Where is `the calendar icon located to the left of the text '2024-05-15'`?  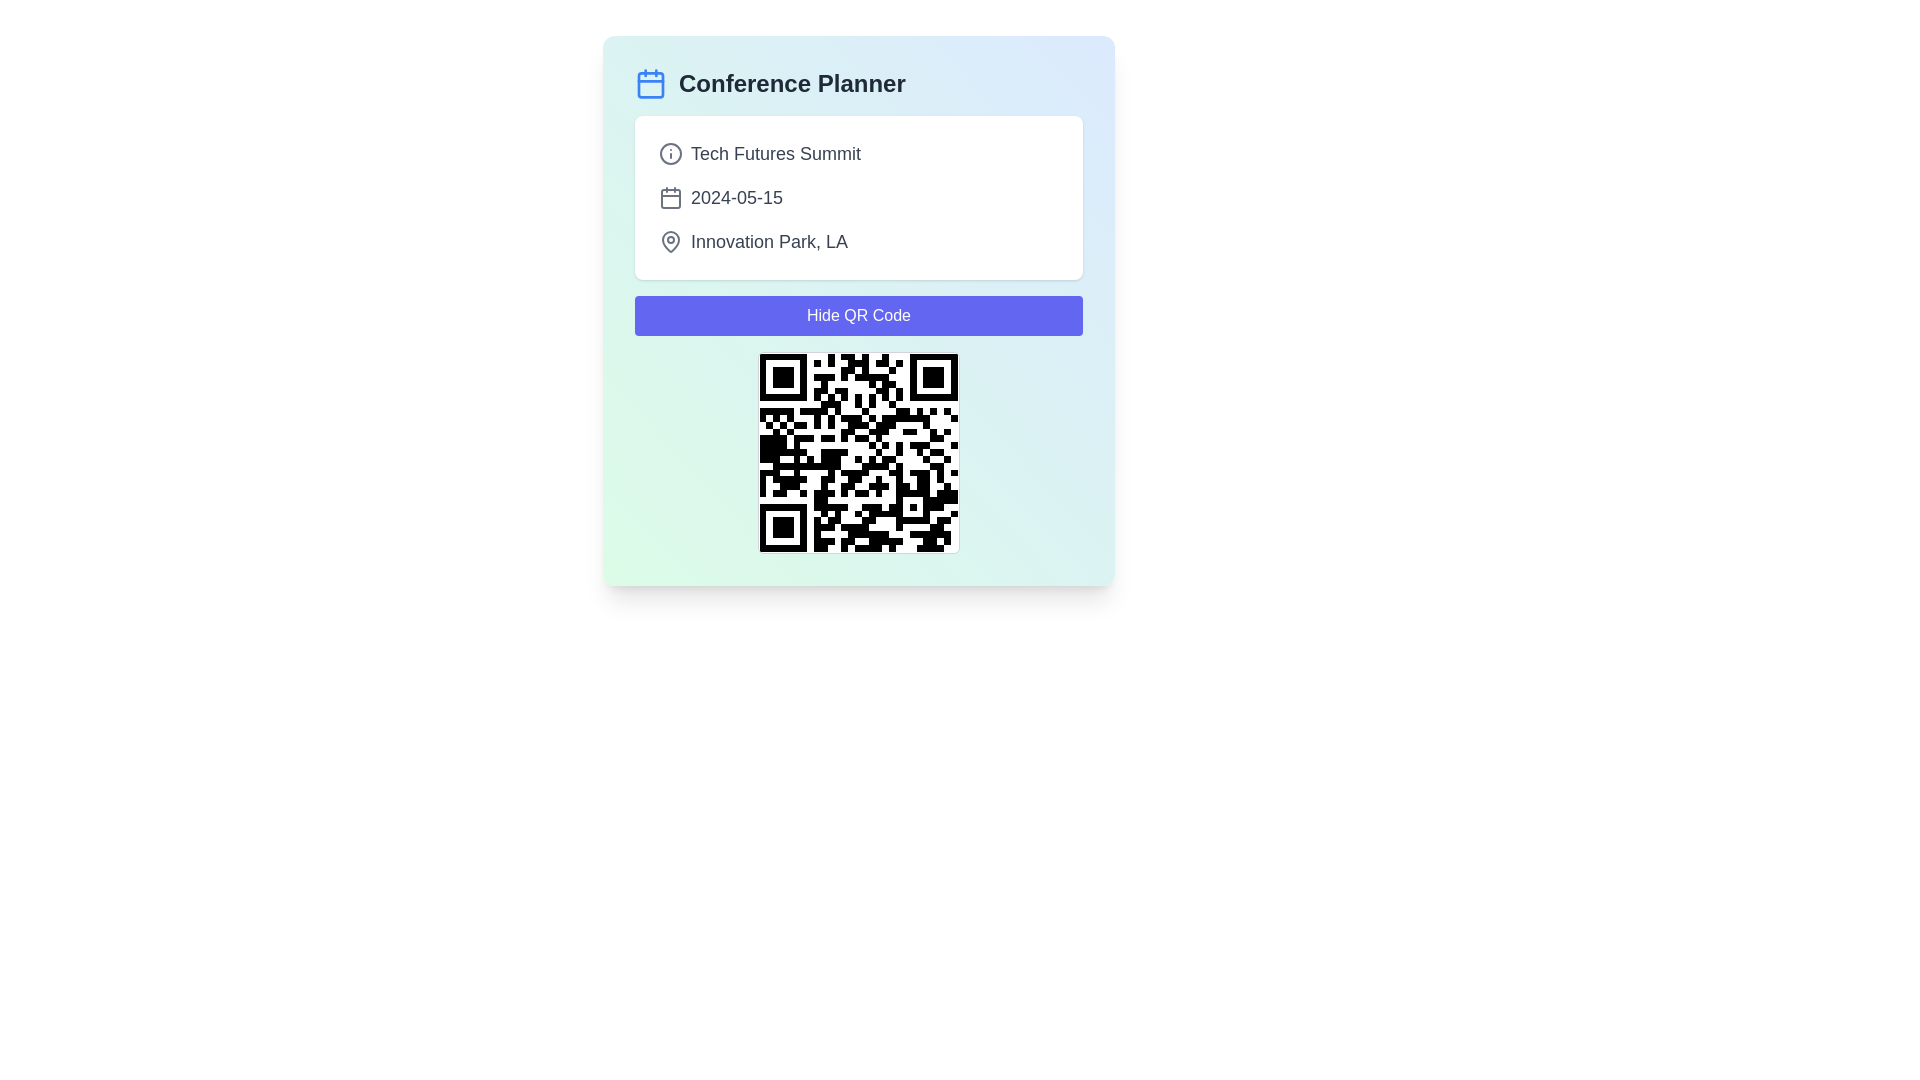 the calendar icon located to the left of the text '2024-05-15' is located at coordinates (671, 197).